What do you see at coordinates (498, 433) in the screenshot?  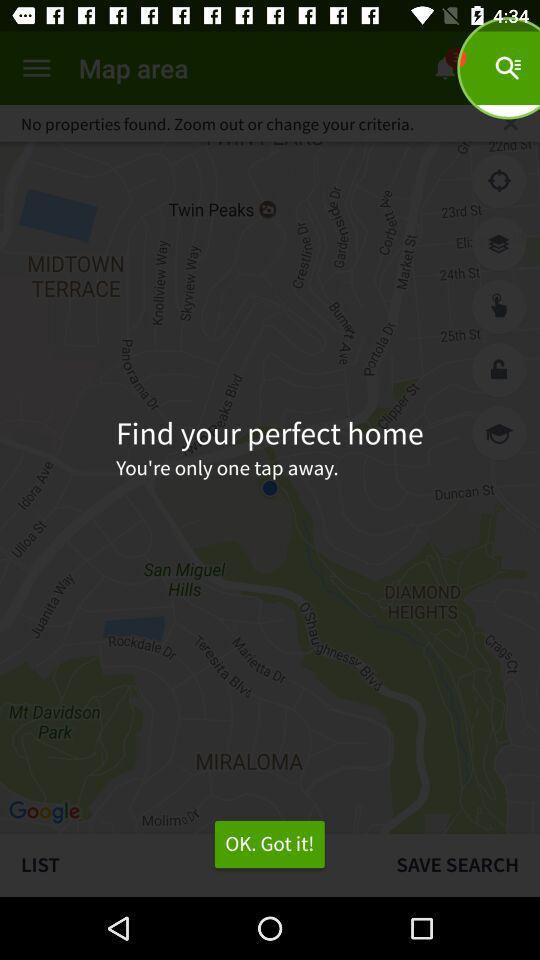 I see `the item next to find your perfect icon` at bounding box center [498, 433].